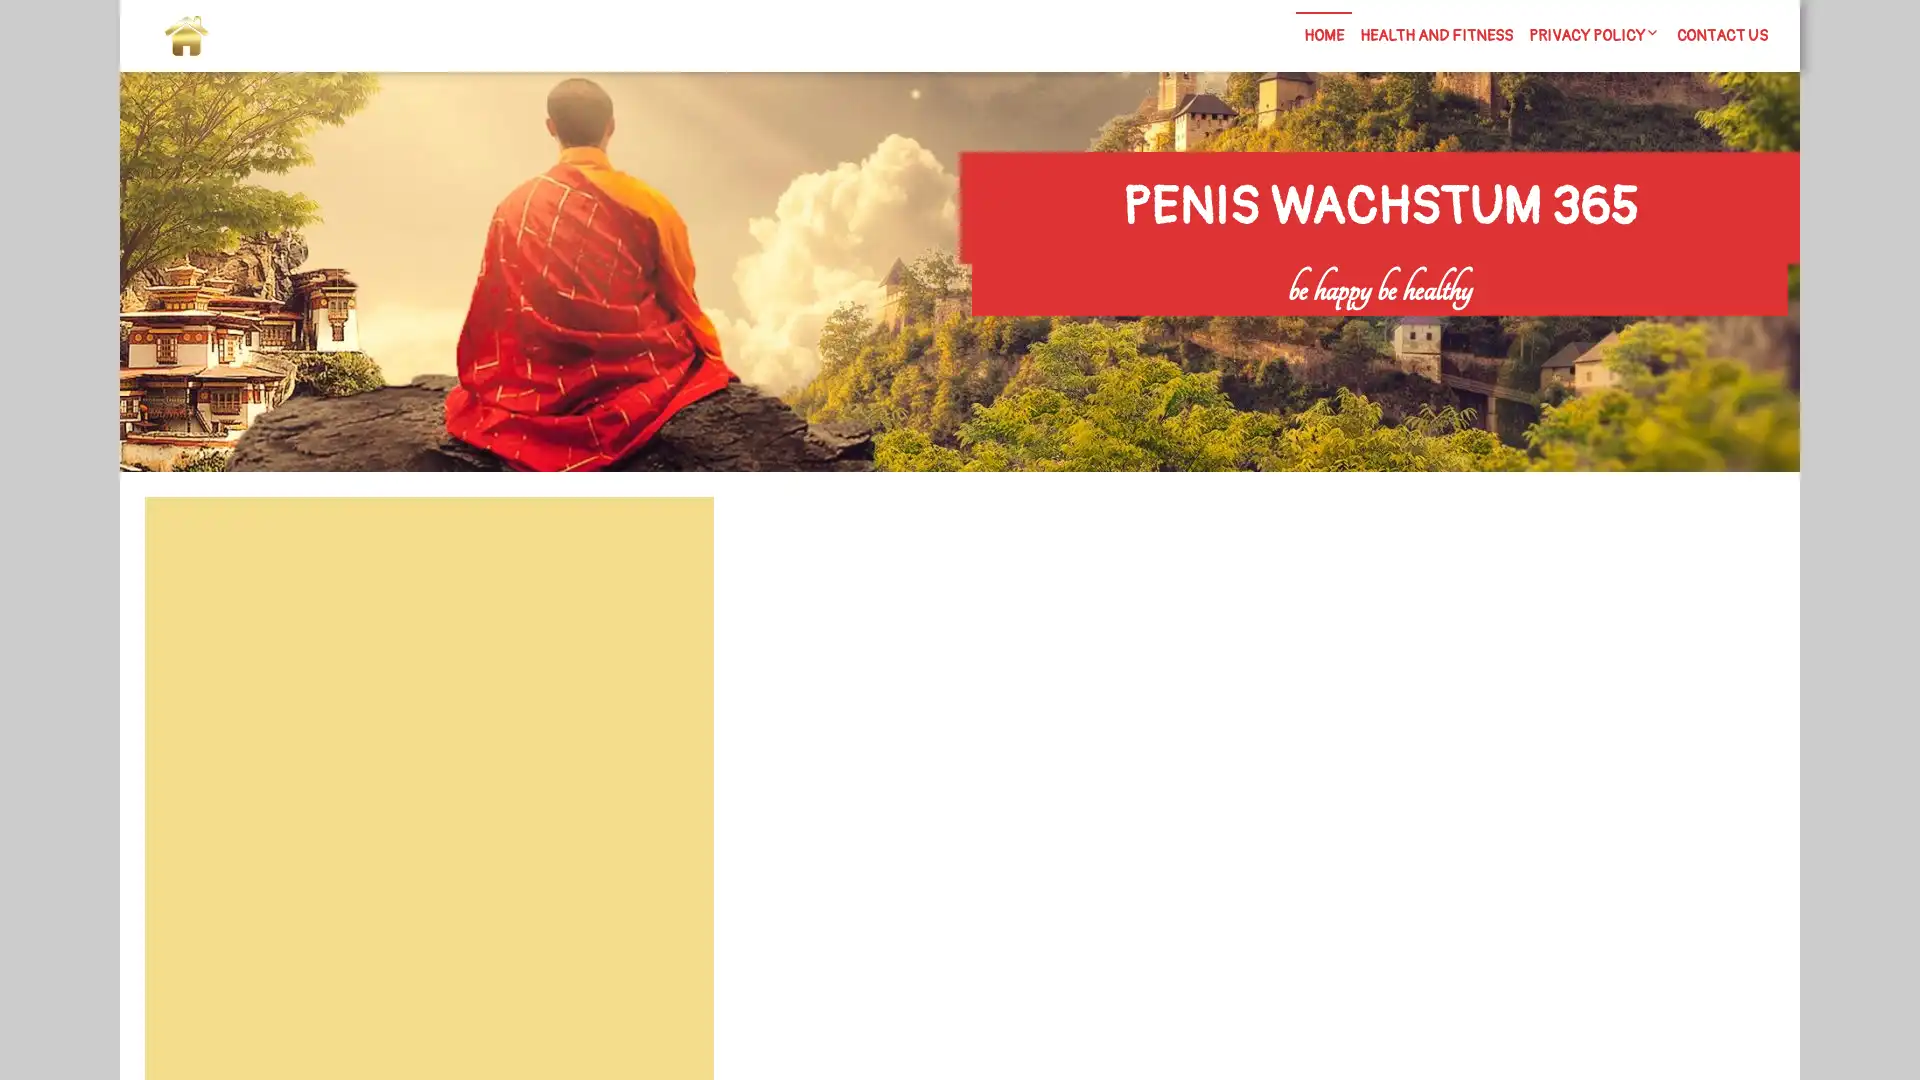 The image size is (1920, 1080). What do you see at coordinates (667, 545) in the screenshot?
I see `Search` at bounding box center [667, 545].